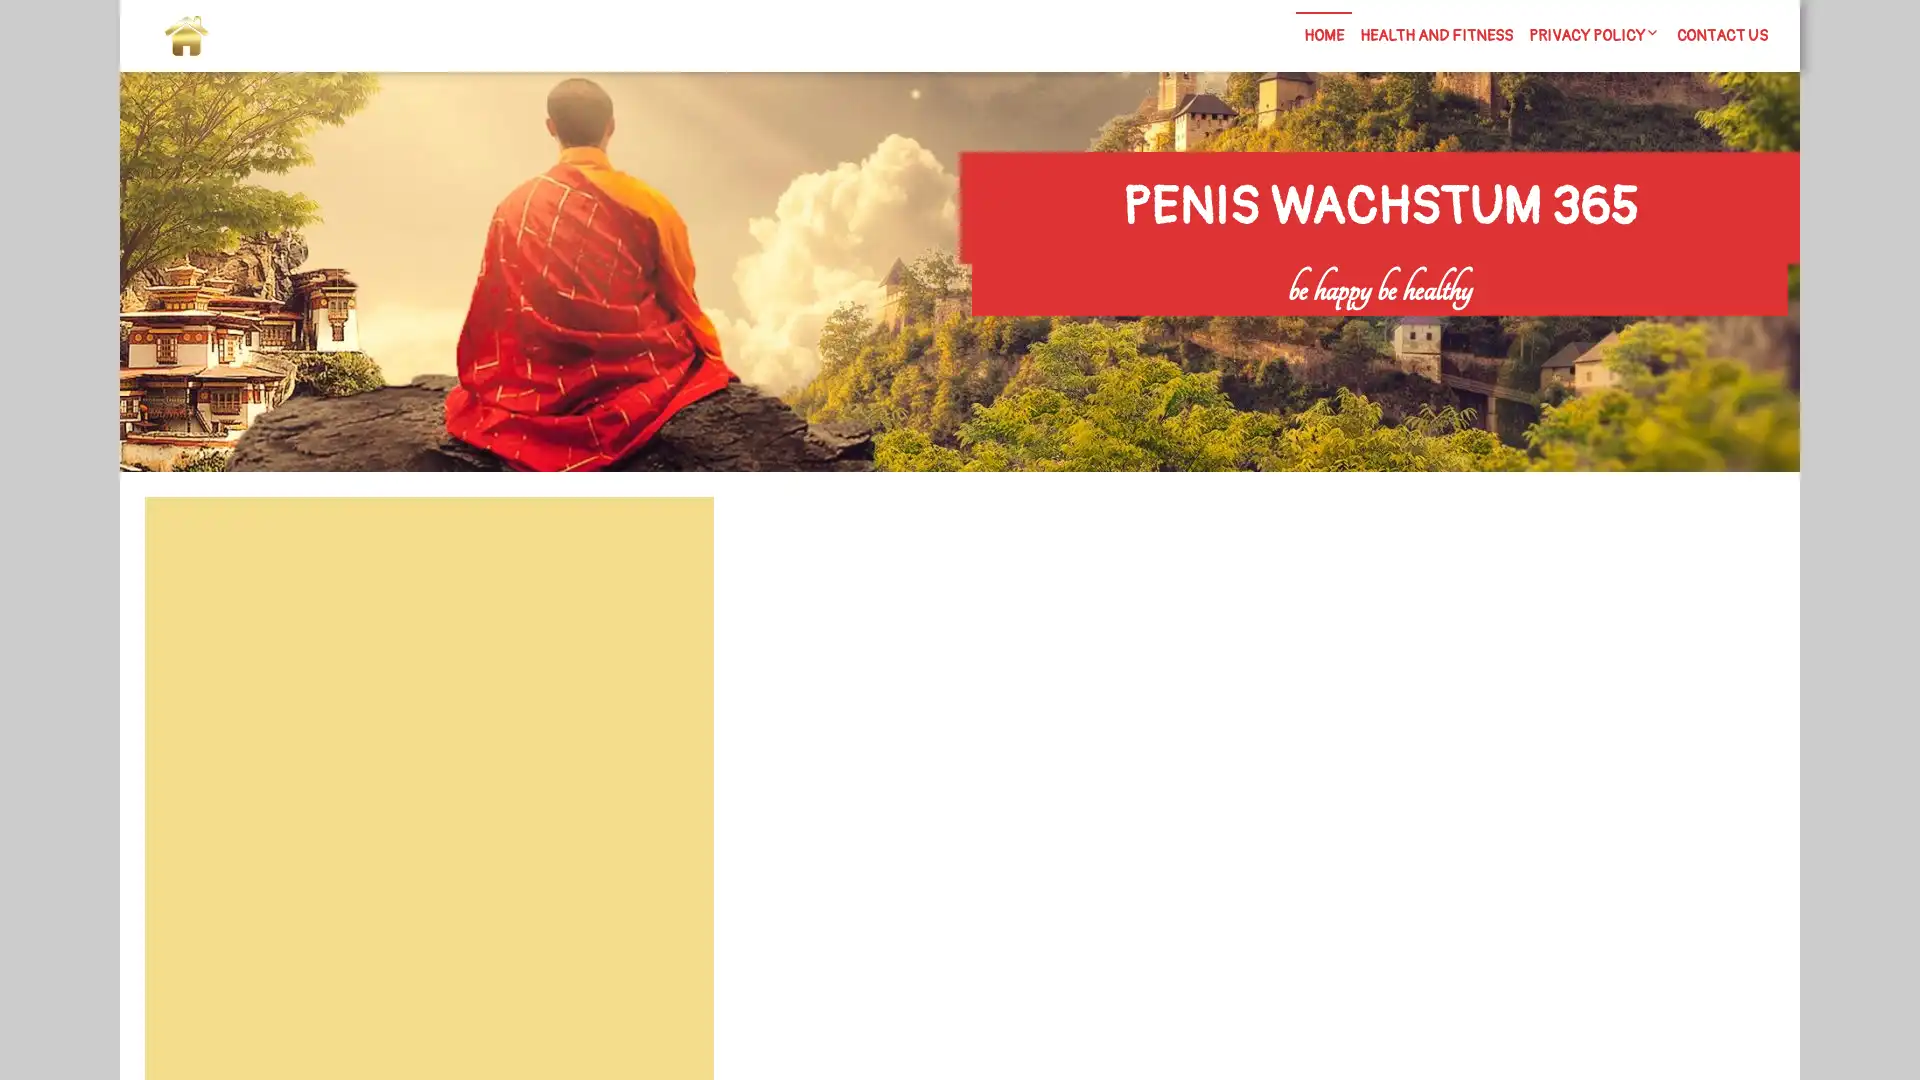 The image size is (1920, 1080). What do you see at coordinates (667, 545) in the screenshot?
I see `Search` at bounding box center [667, 545].